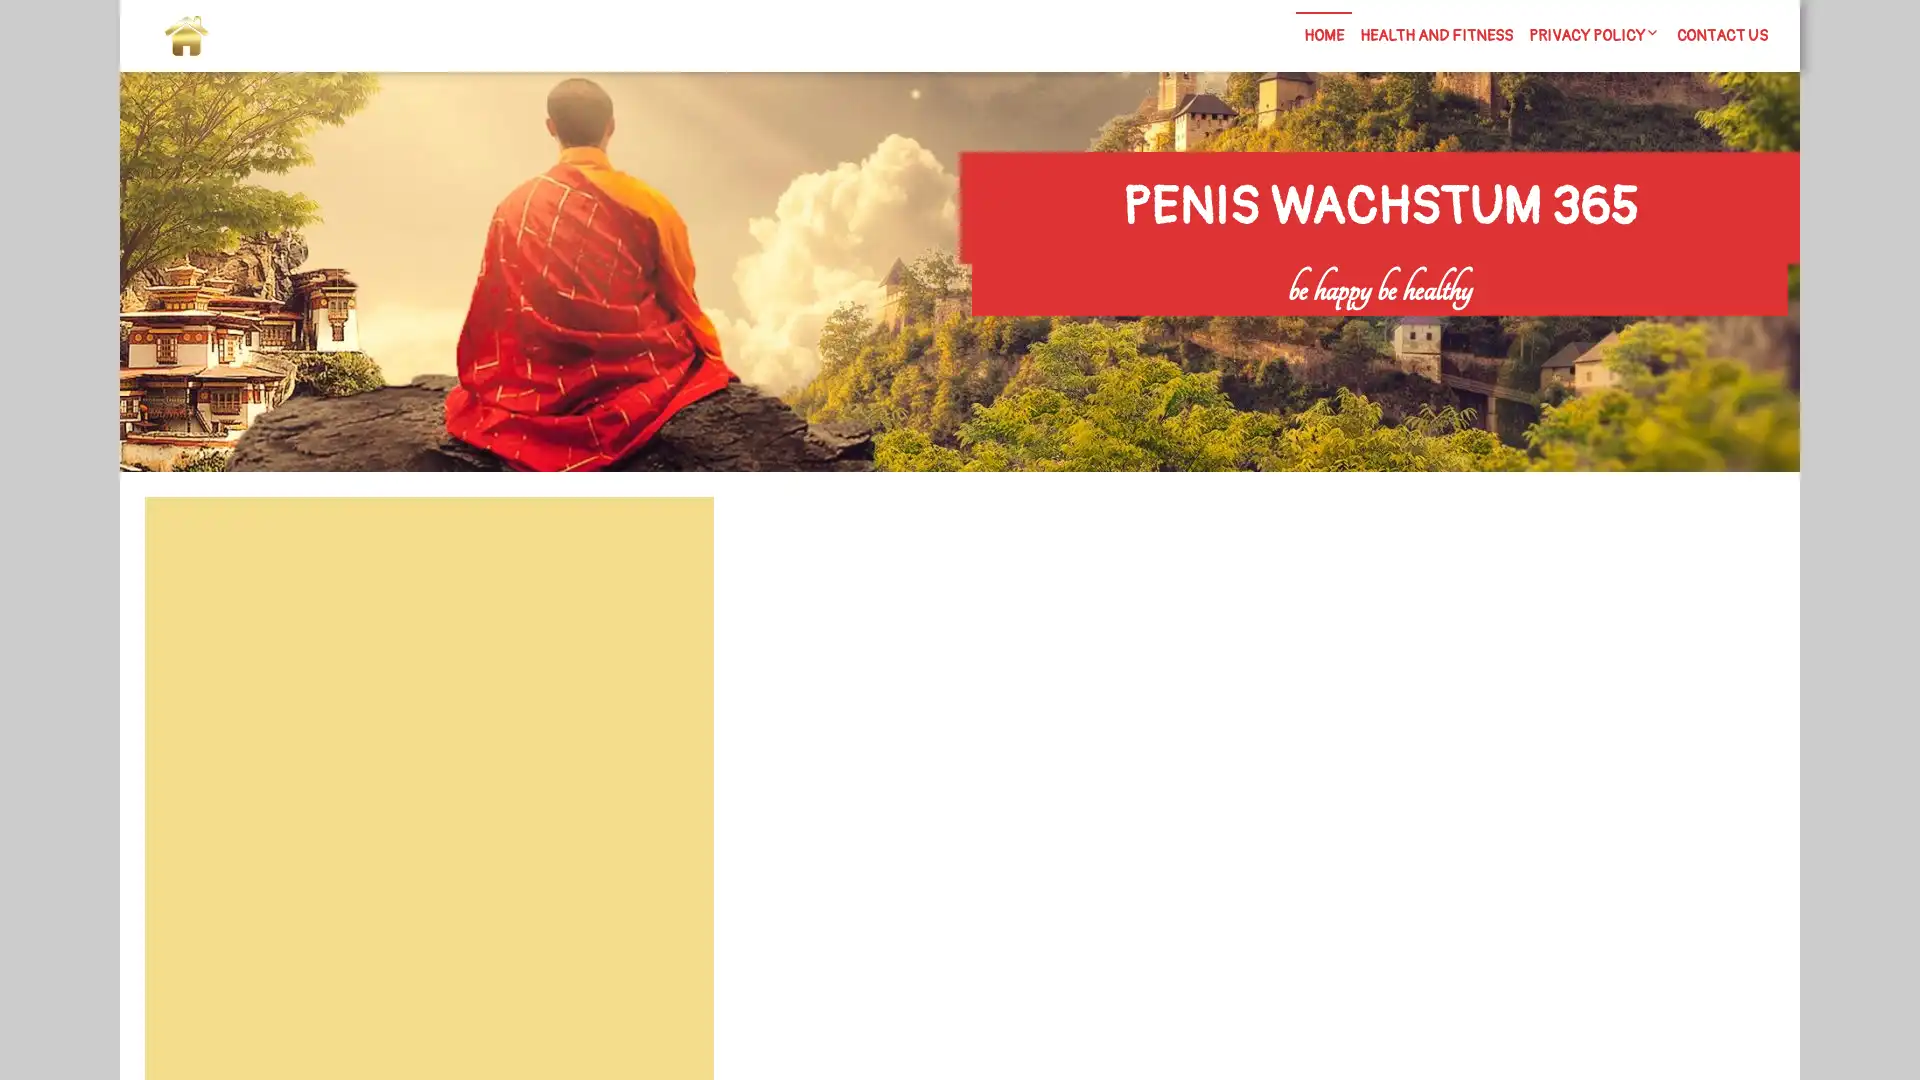 The image size is (1920, 1080). What do you see at coordinates (667, 545) in the screenshot?
I see `Search` at bounding box center [667, 545].